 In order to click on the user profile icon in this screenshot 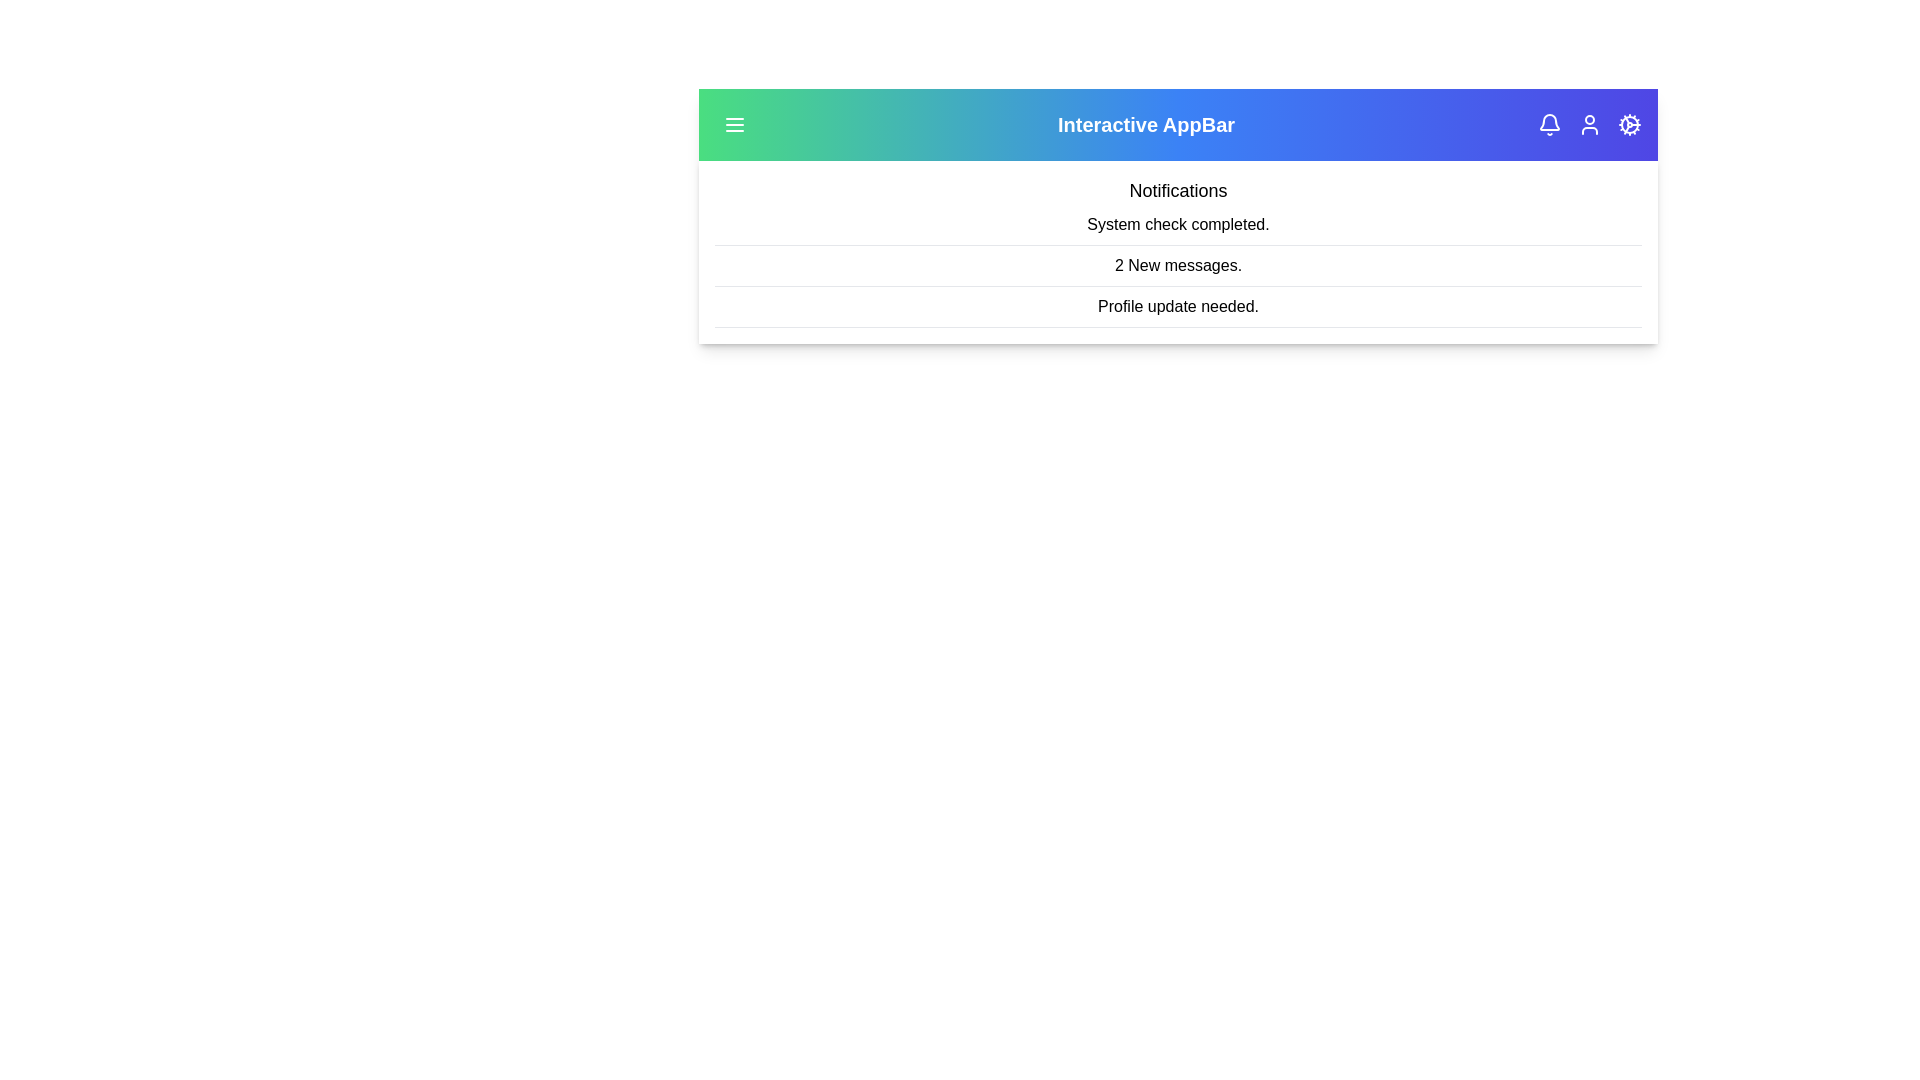, I will do `click(1588, 124)`.